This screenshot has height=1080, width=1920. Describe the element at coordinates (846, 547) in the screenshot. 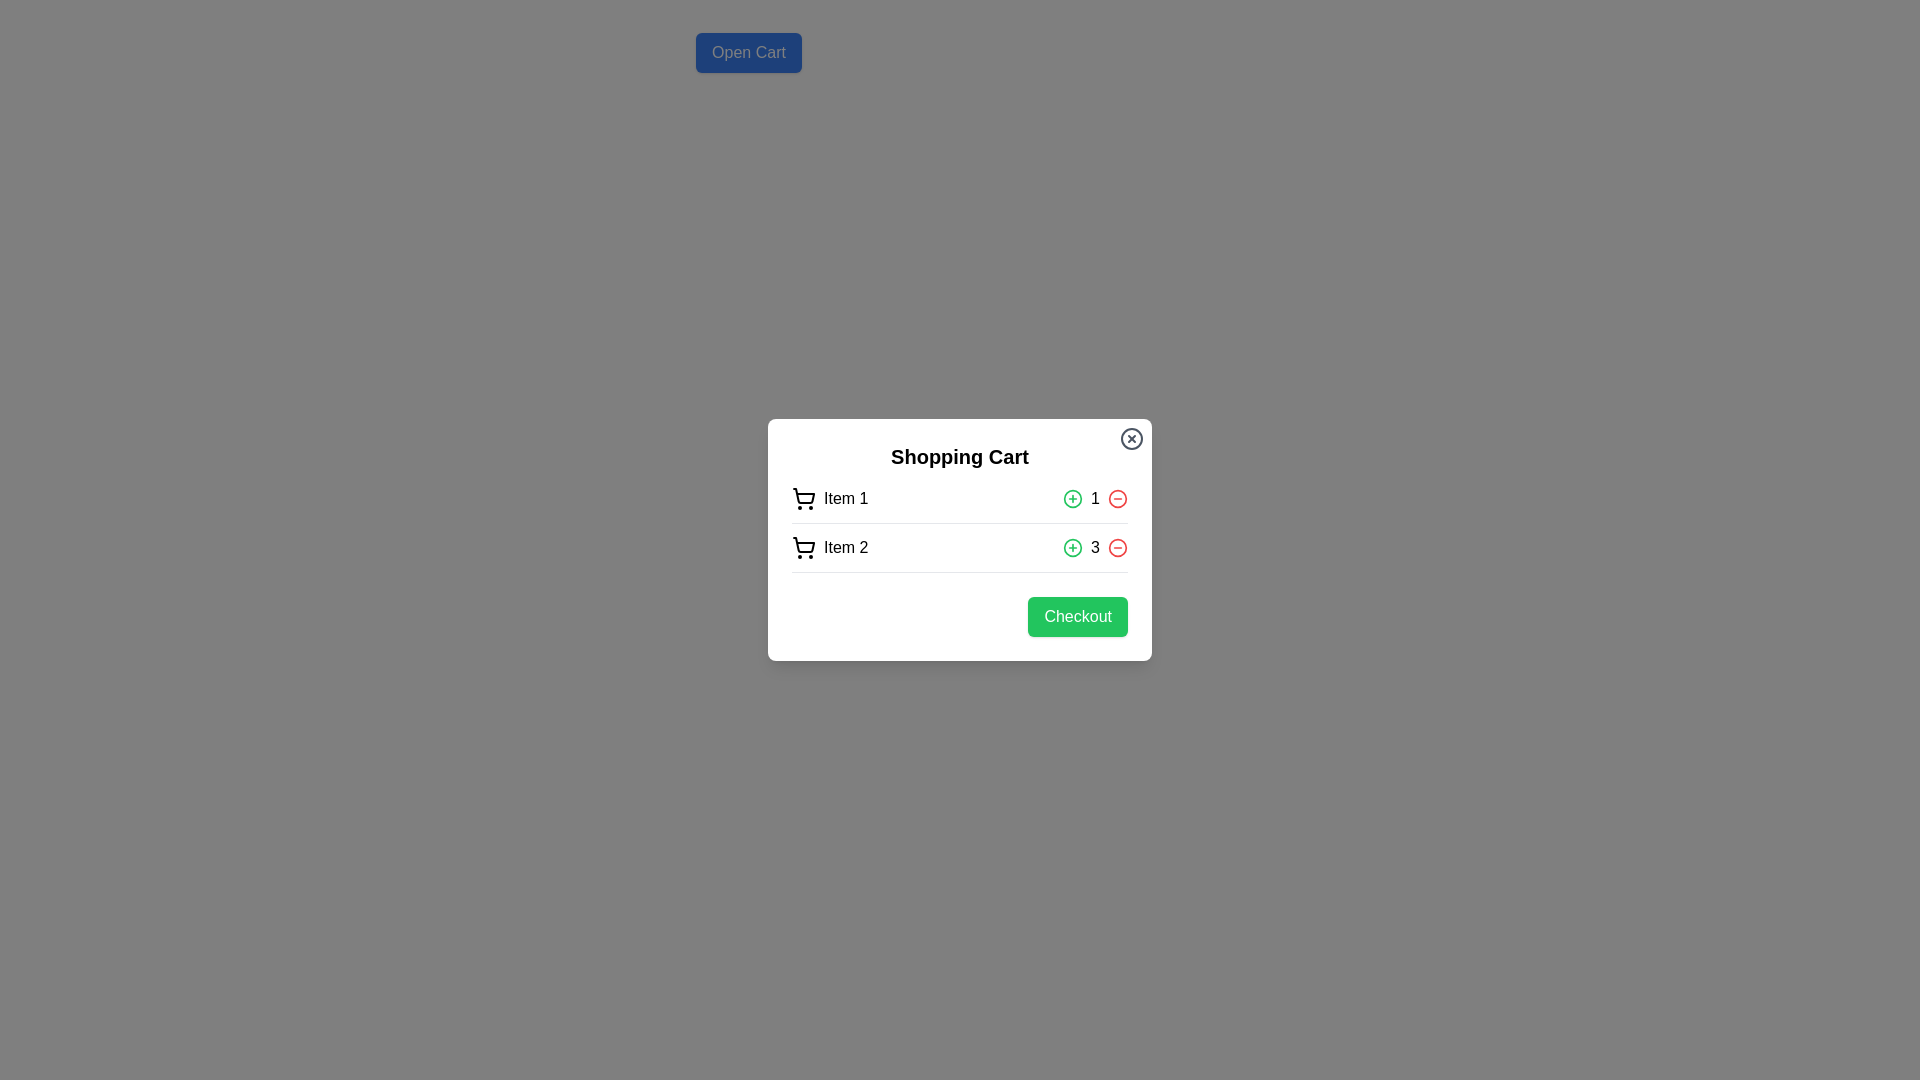

I see `text displayed by the second item label in the shopping cart list, located below the 'Item 1' label` at that location.